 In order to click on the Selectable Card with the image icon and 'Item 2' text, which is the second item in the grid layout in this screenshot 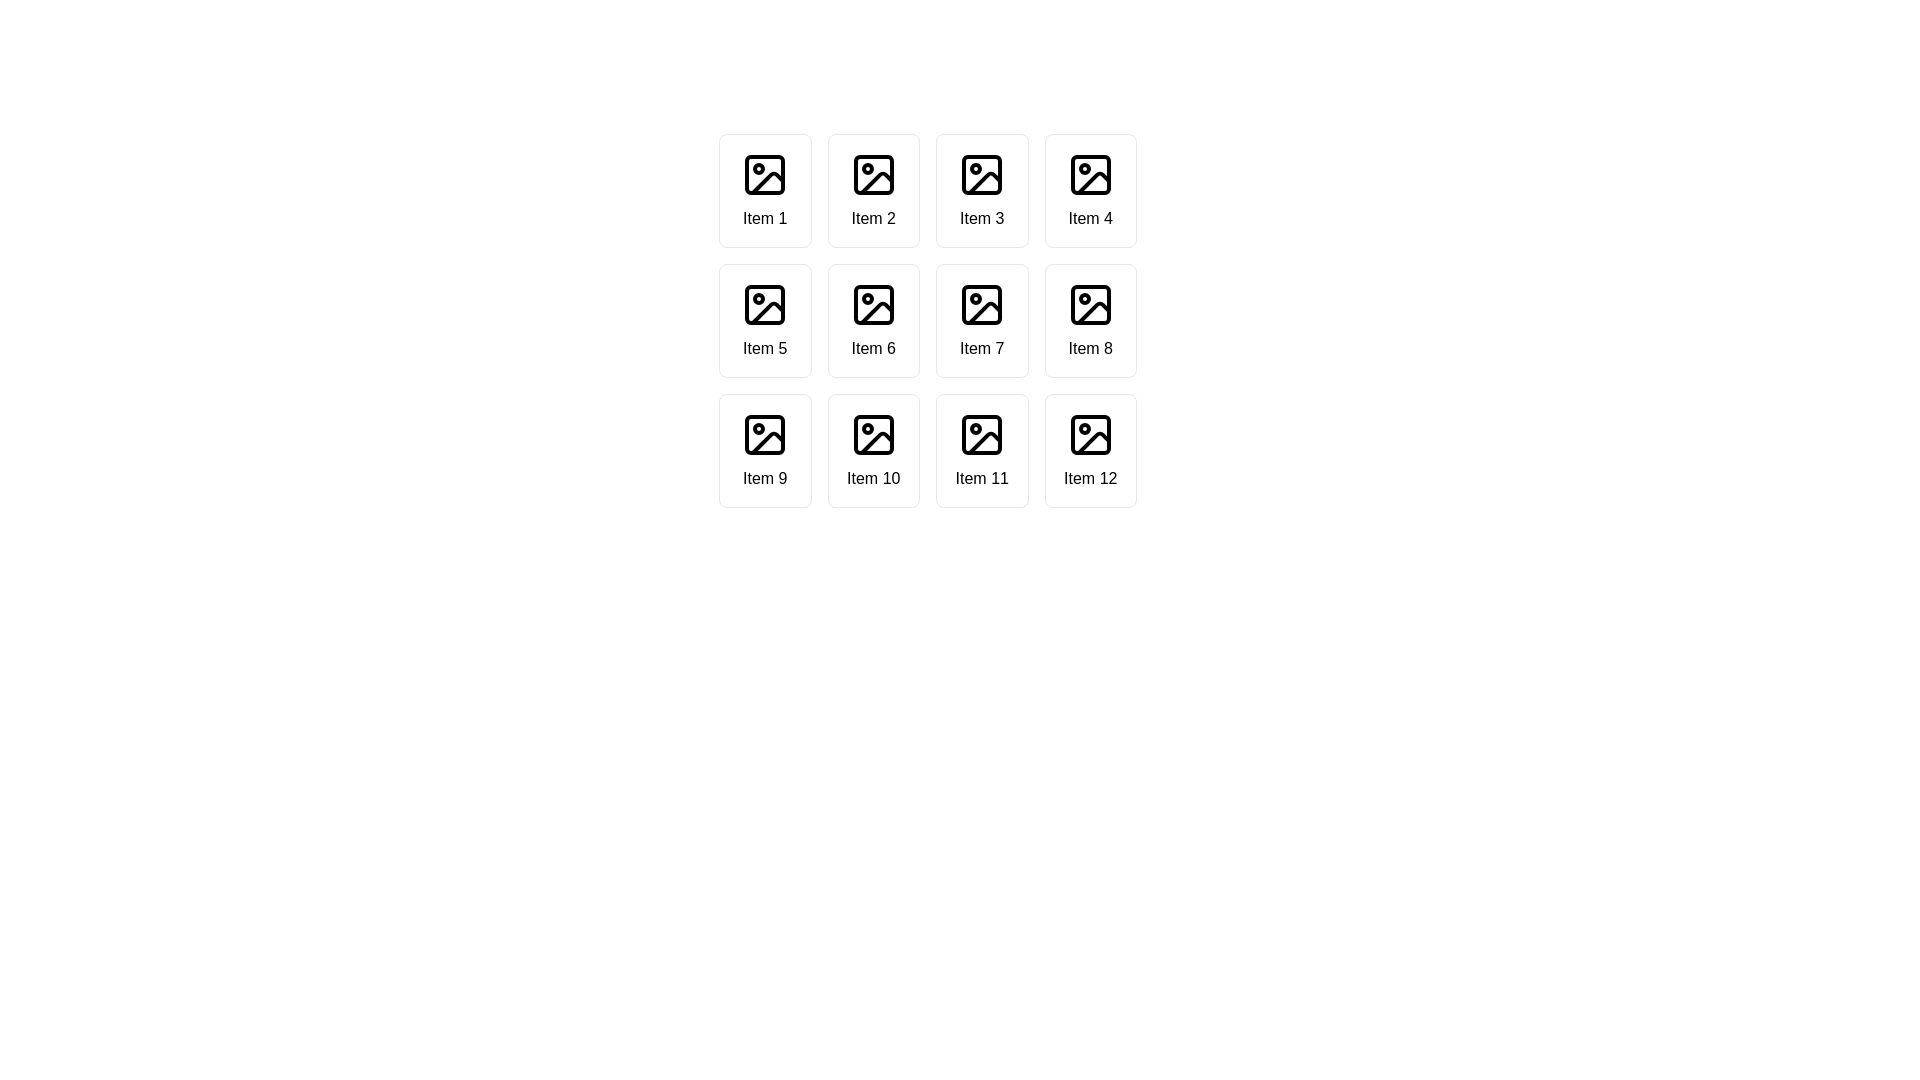, I will do `click(873, 191)`.